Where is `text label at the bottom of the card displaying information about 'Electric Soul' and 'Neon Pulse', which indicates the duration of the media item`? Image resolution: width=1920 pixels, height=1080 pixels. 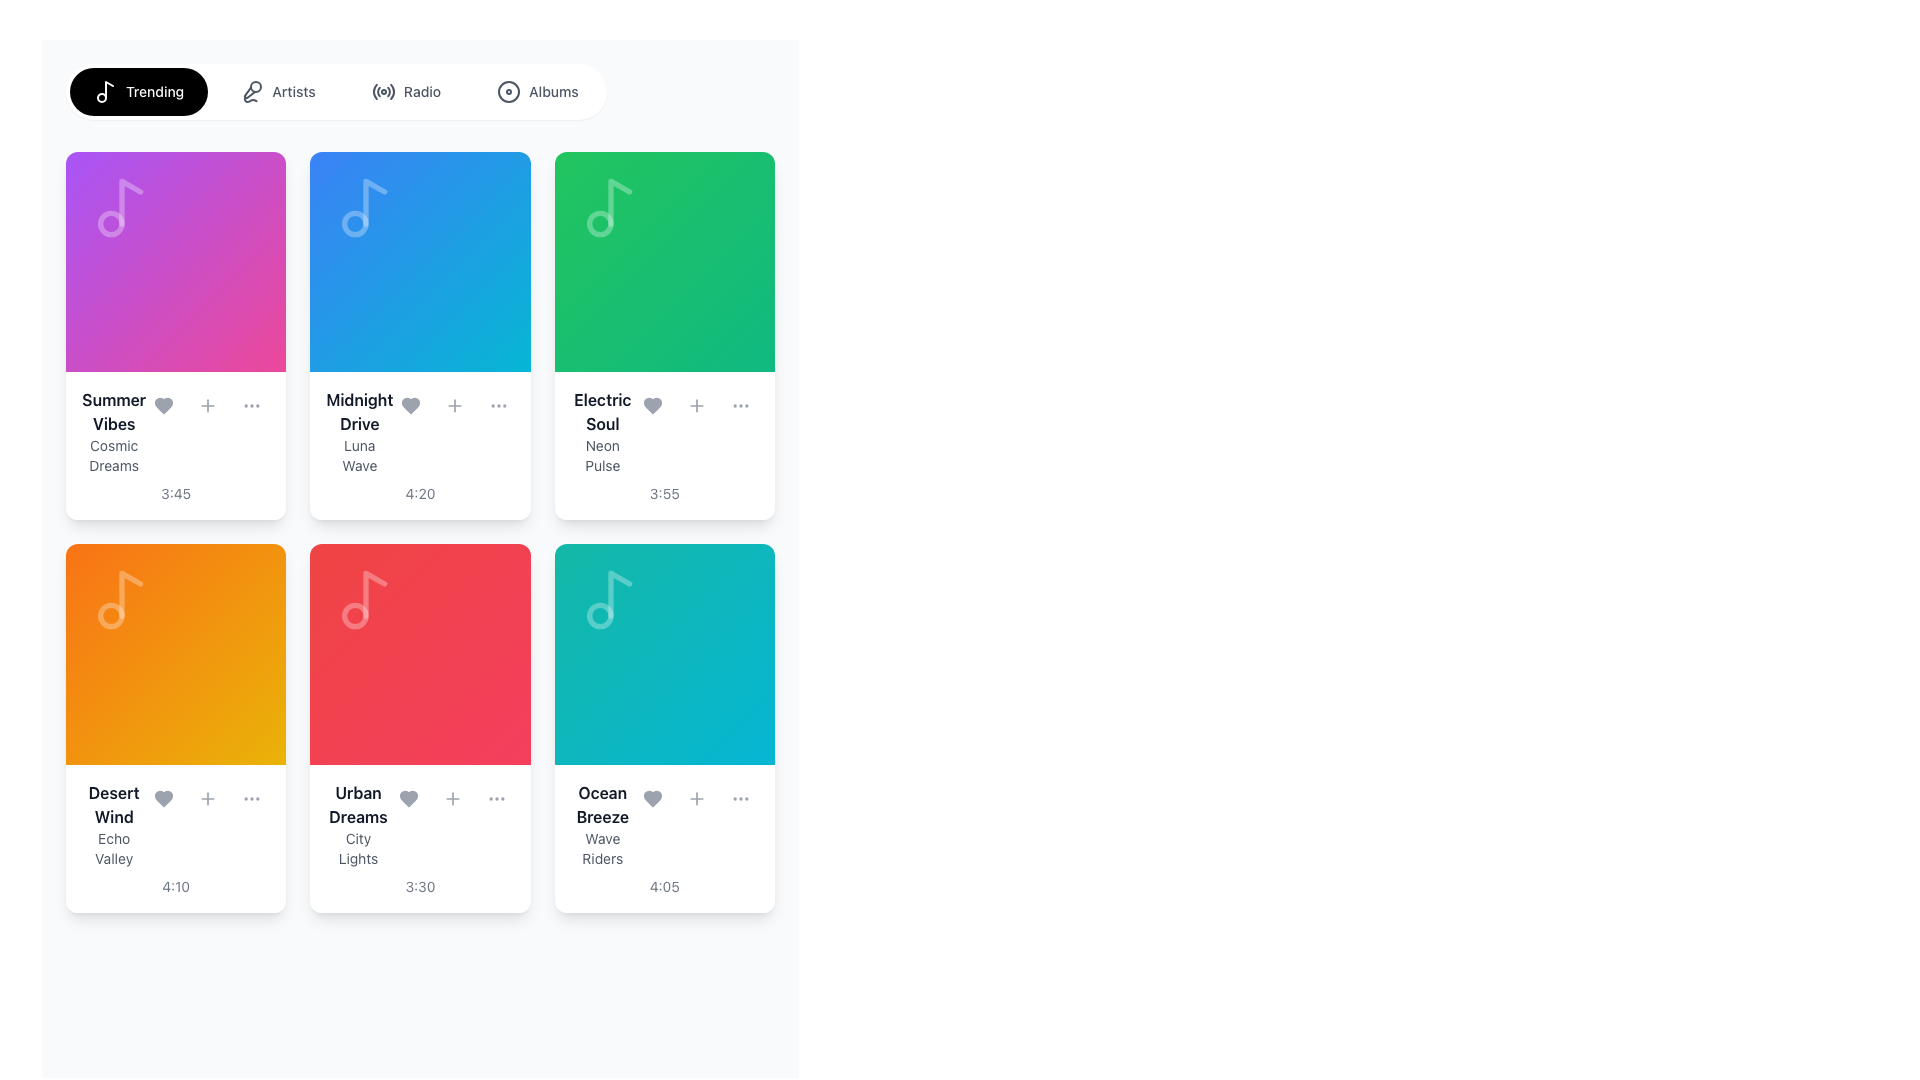
text label at the bottom of the card displaying information about 'Electric Soul' and 'Neon Pulse', which indicates the duration of the media item is located at coordinates (664, 494).